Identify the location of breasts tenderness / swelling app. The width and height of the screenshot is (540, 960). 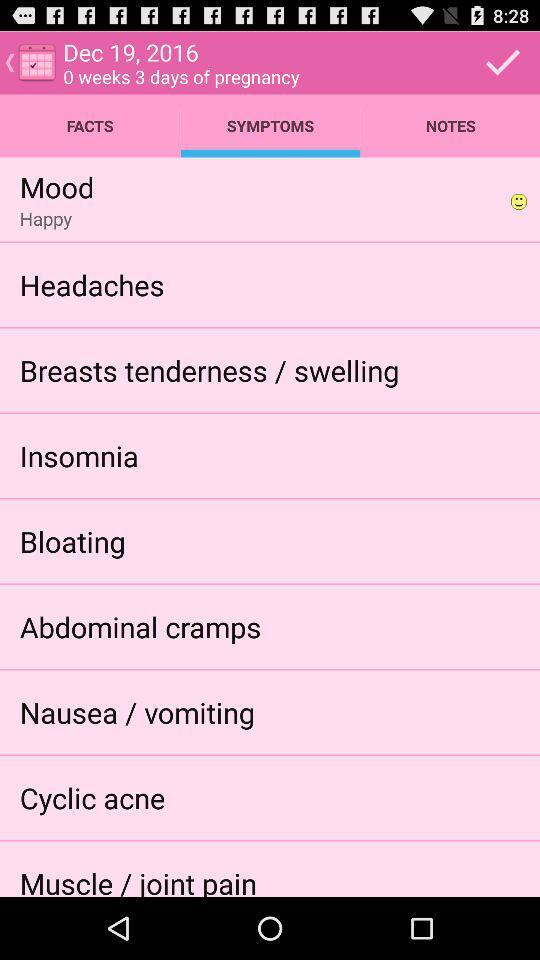
(208, 369).